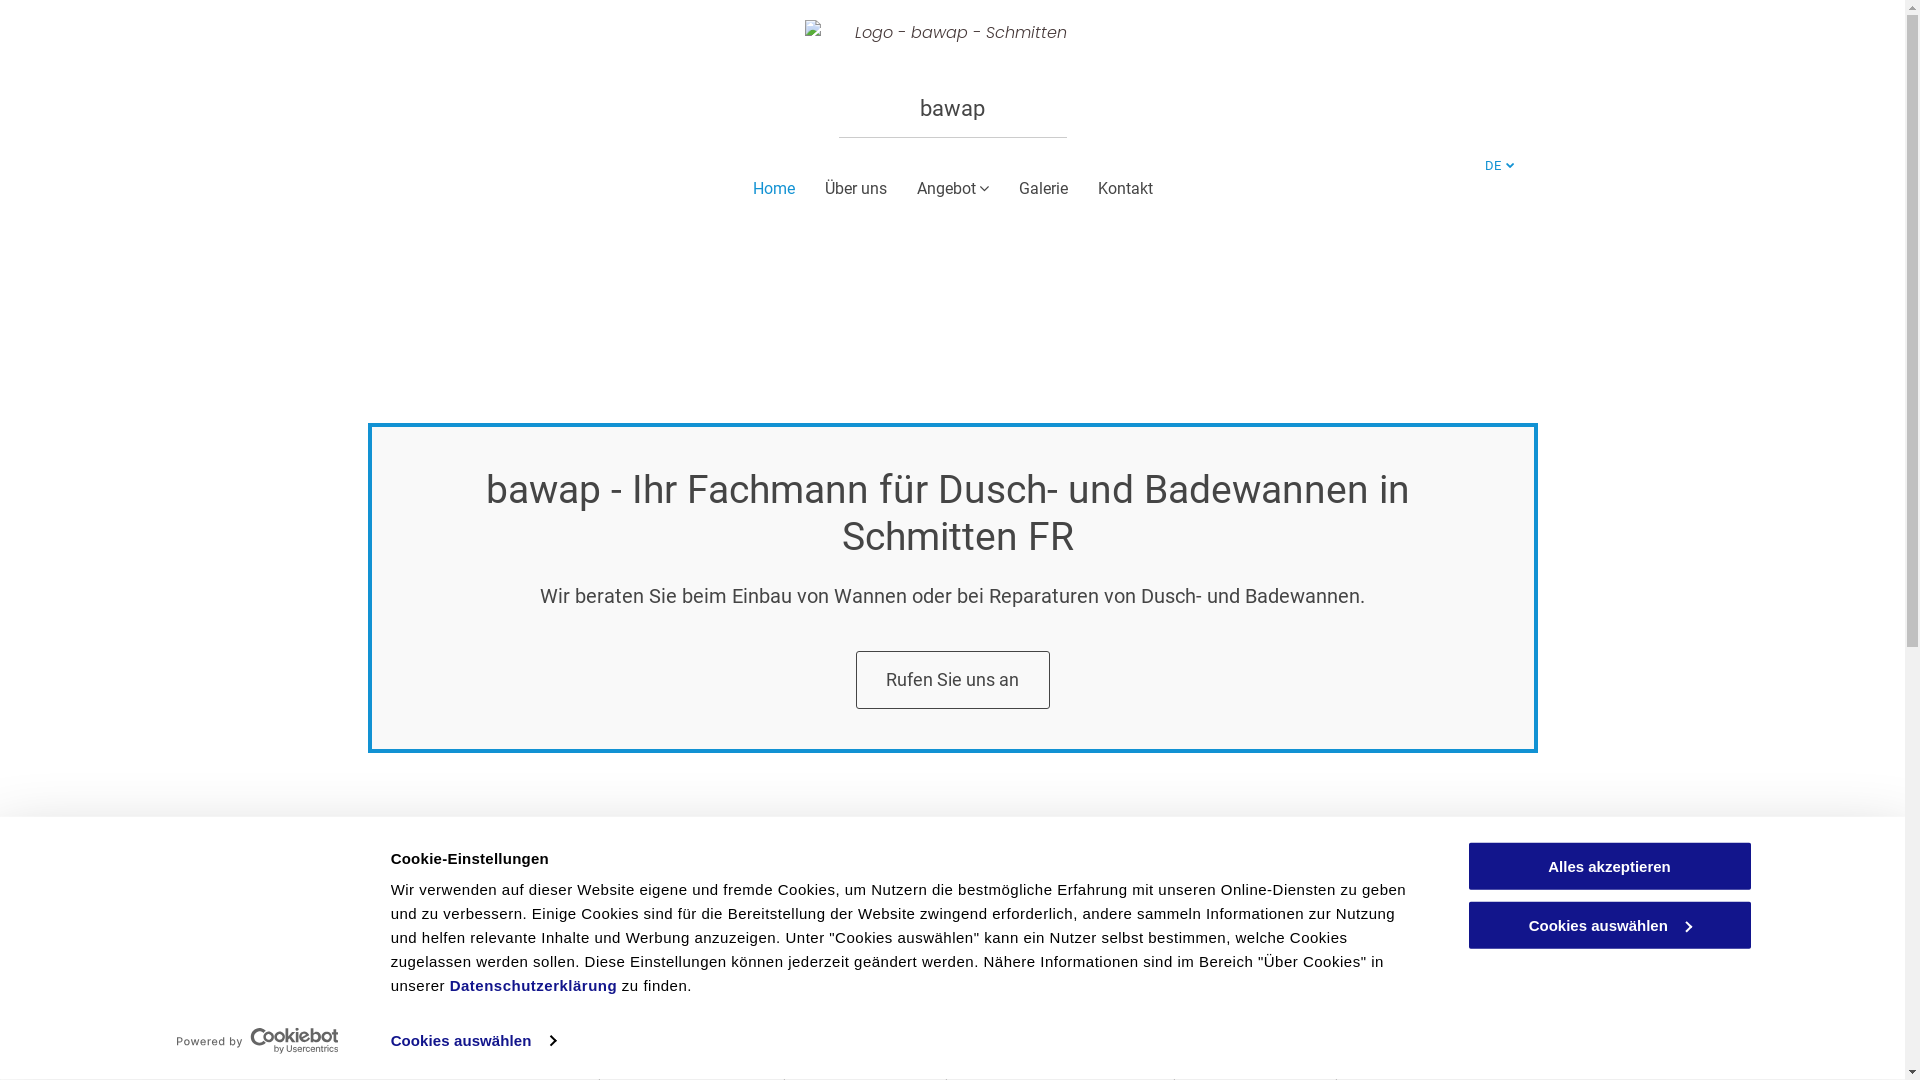  What do you see at coordinates (751, 188) in the screenshot?
I see `'Home'` at bounding box center [751, 188].